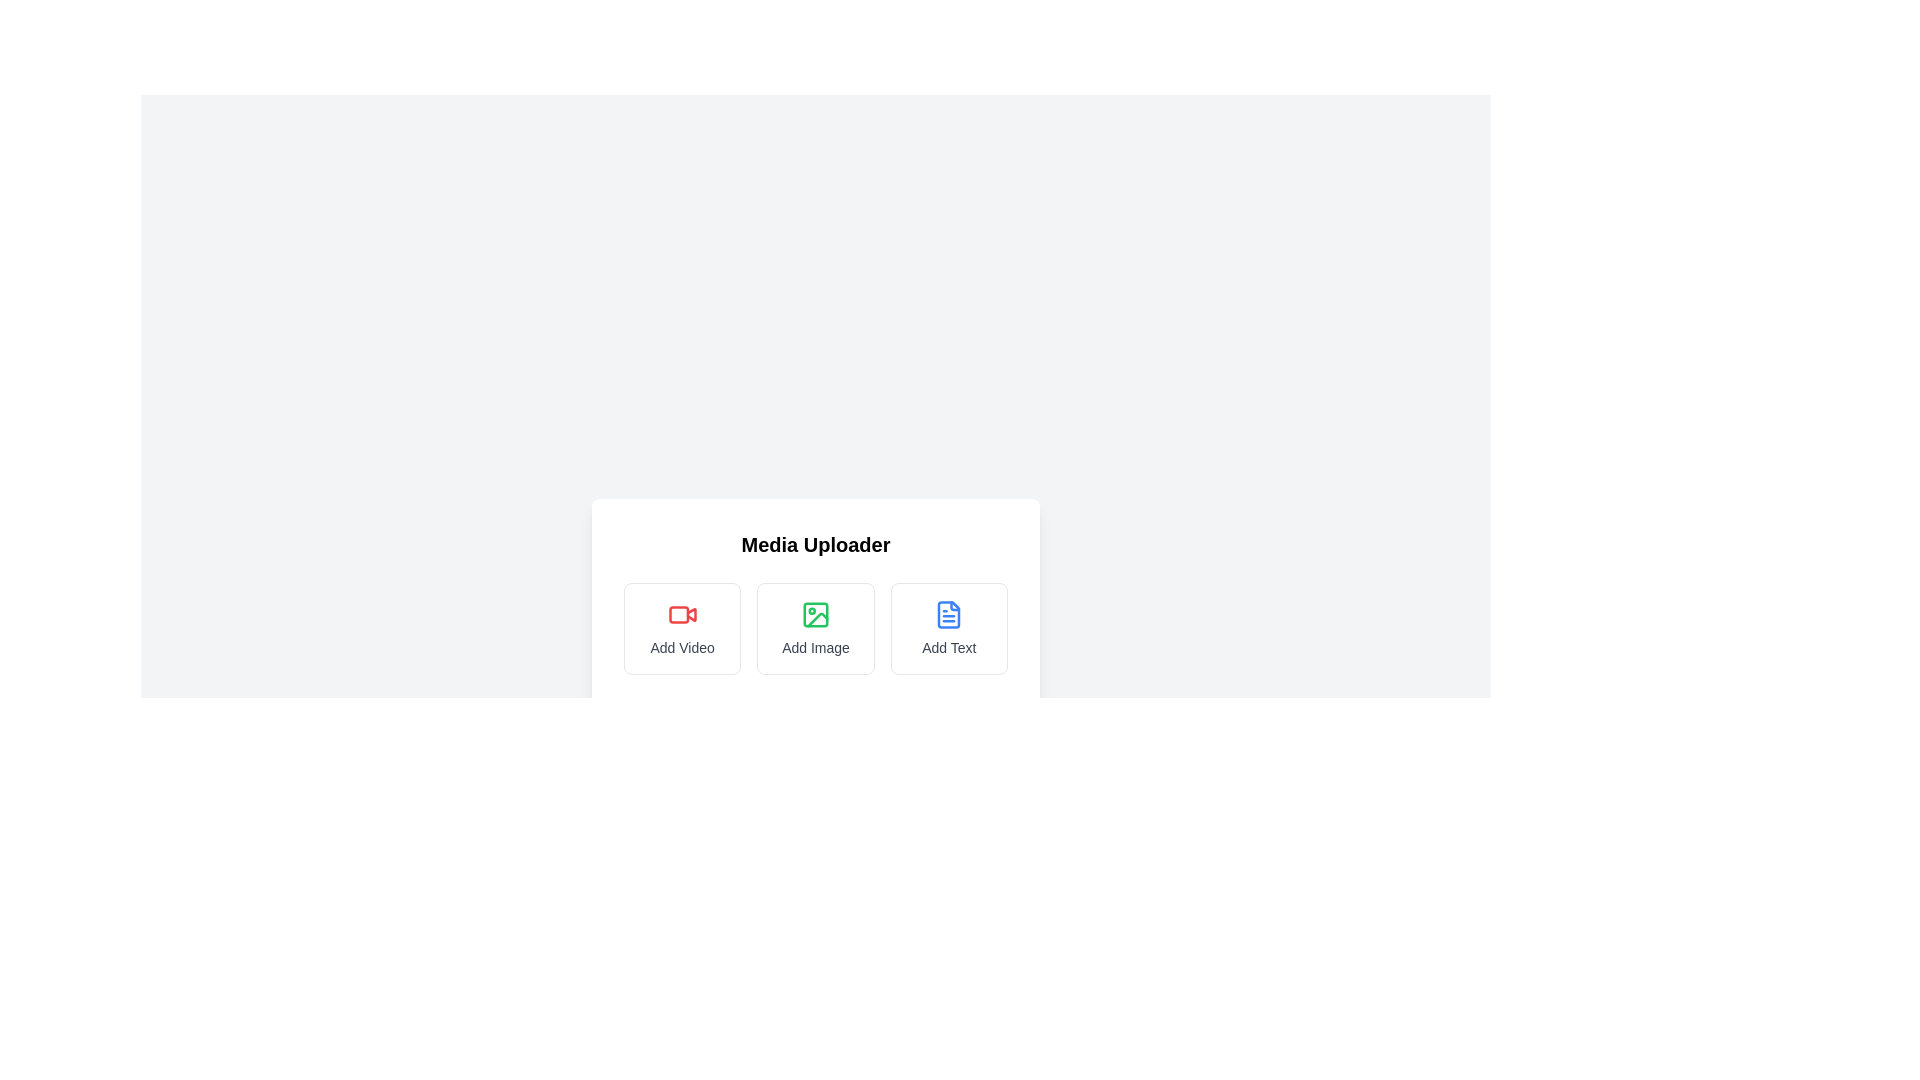  What do you see at coordinates (817, 619) in the screenshot?
I see `the 'Add Image' button, which is visually represented by a green-themed SVG graphic icon featuring a mountain and sun inside a rounded rectangular frame, centrally located between the 'Add Video' and 'Add Text' buttons` at bounding box center [817, 619].